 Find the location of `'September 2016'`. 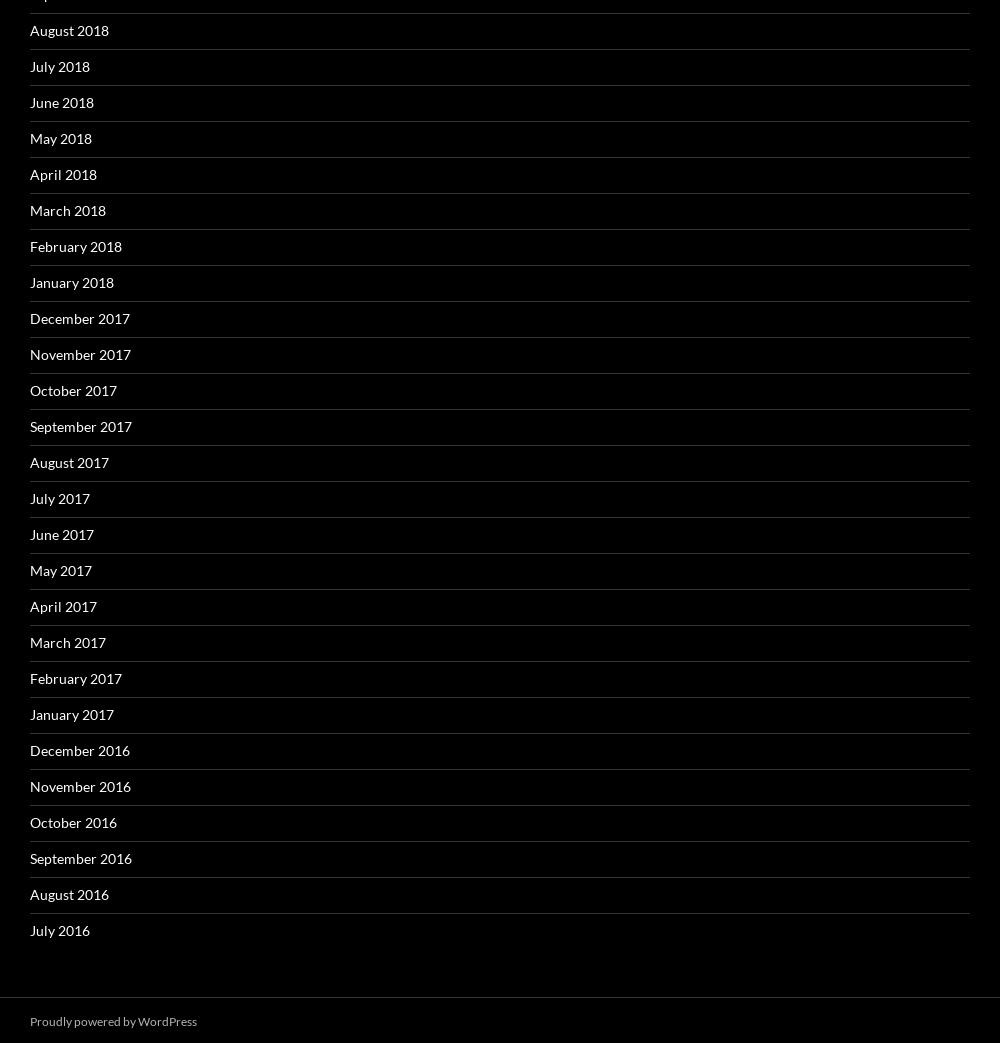

'September 2016' is located at coordinates (30, 858).